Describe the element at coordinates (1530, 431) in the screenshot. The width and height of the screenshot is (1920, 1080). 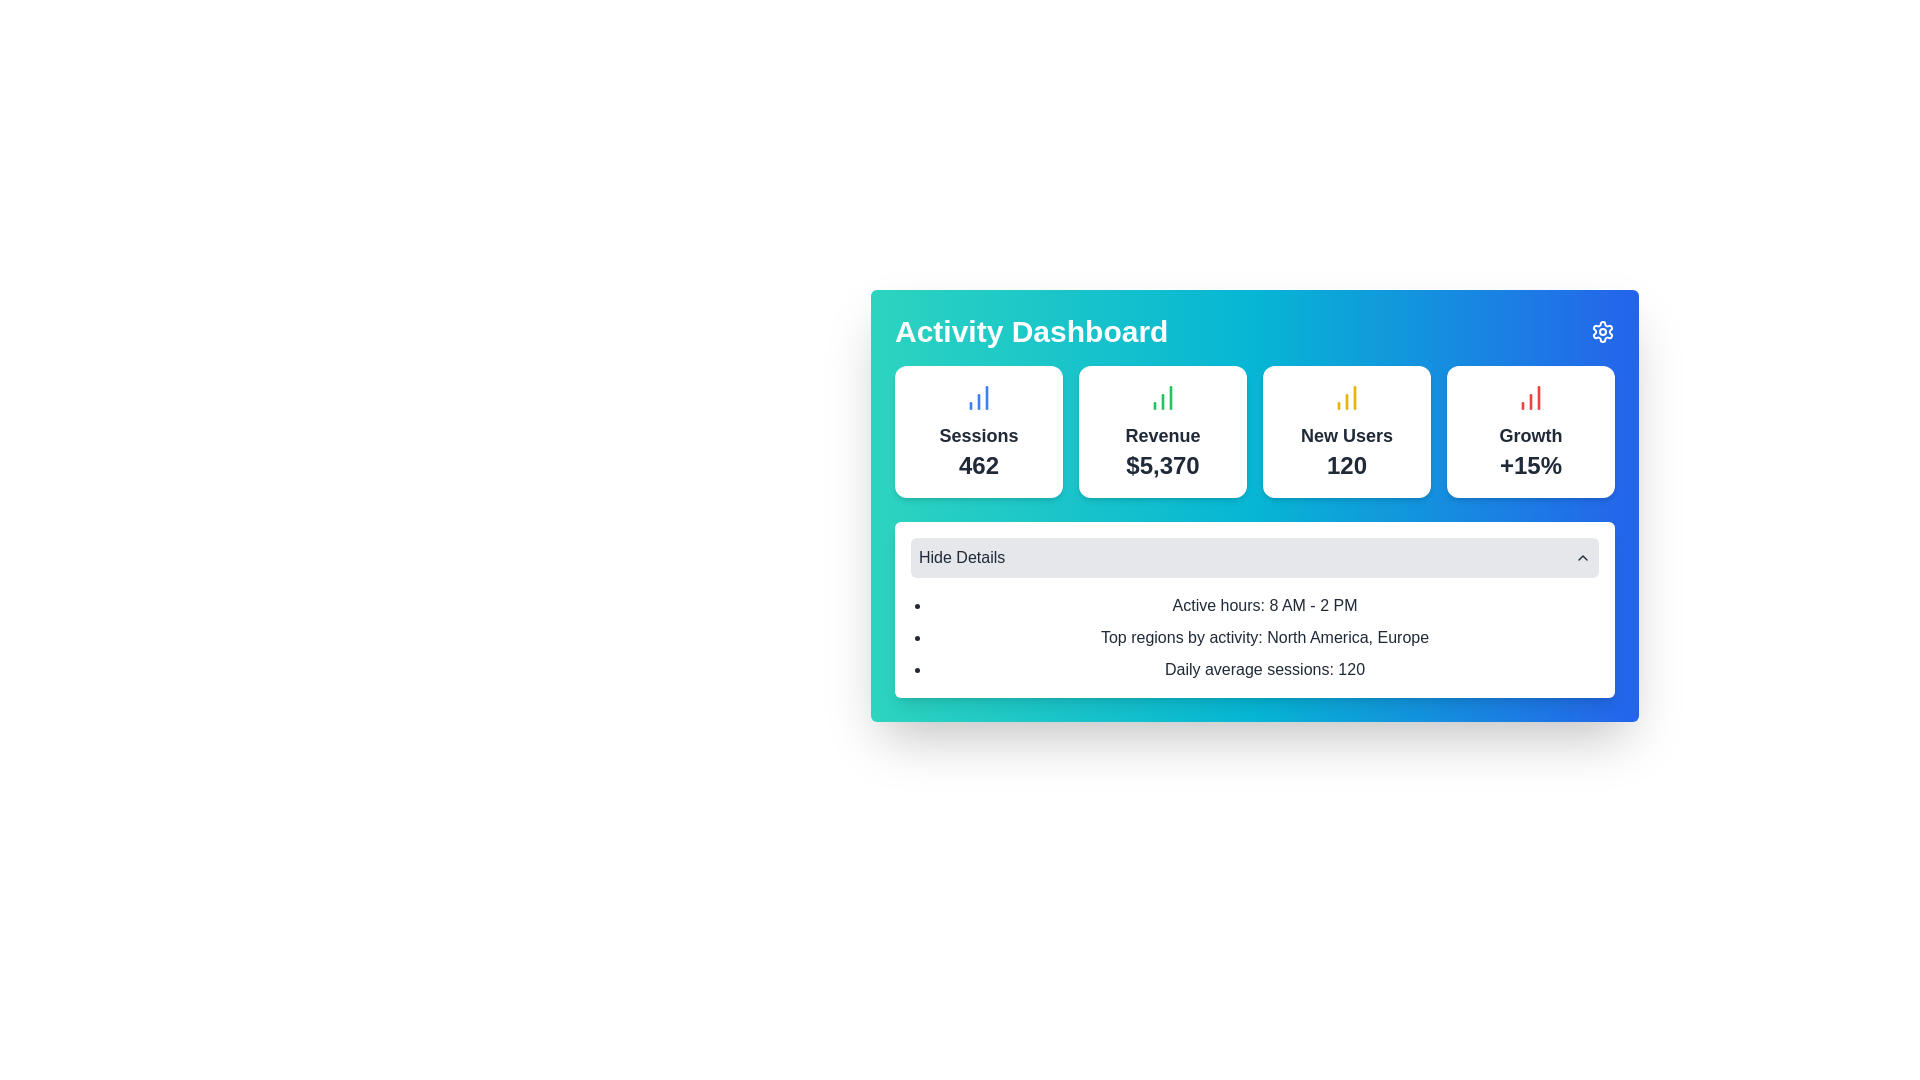
I see `visual or textual content of the Info Card displaying growth metrics, which is the last card in the horizontally aligned set of four cards in the Activity Dashboard` at that location.